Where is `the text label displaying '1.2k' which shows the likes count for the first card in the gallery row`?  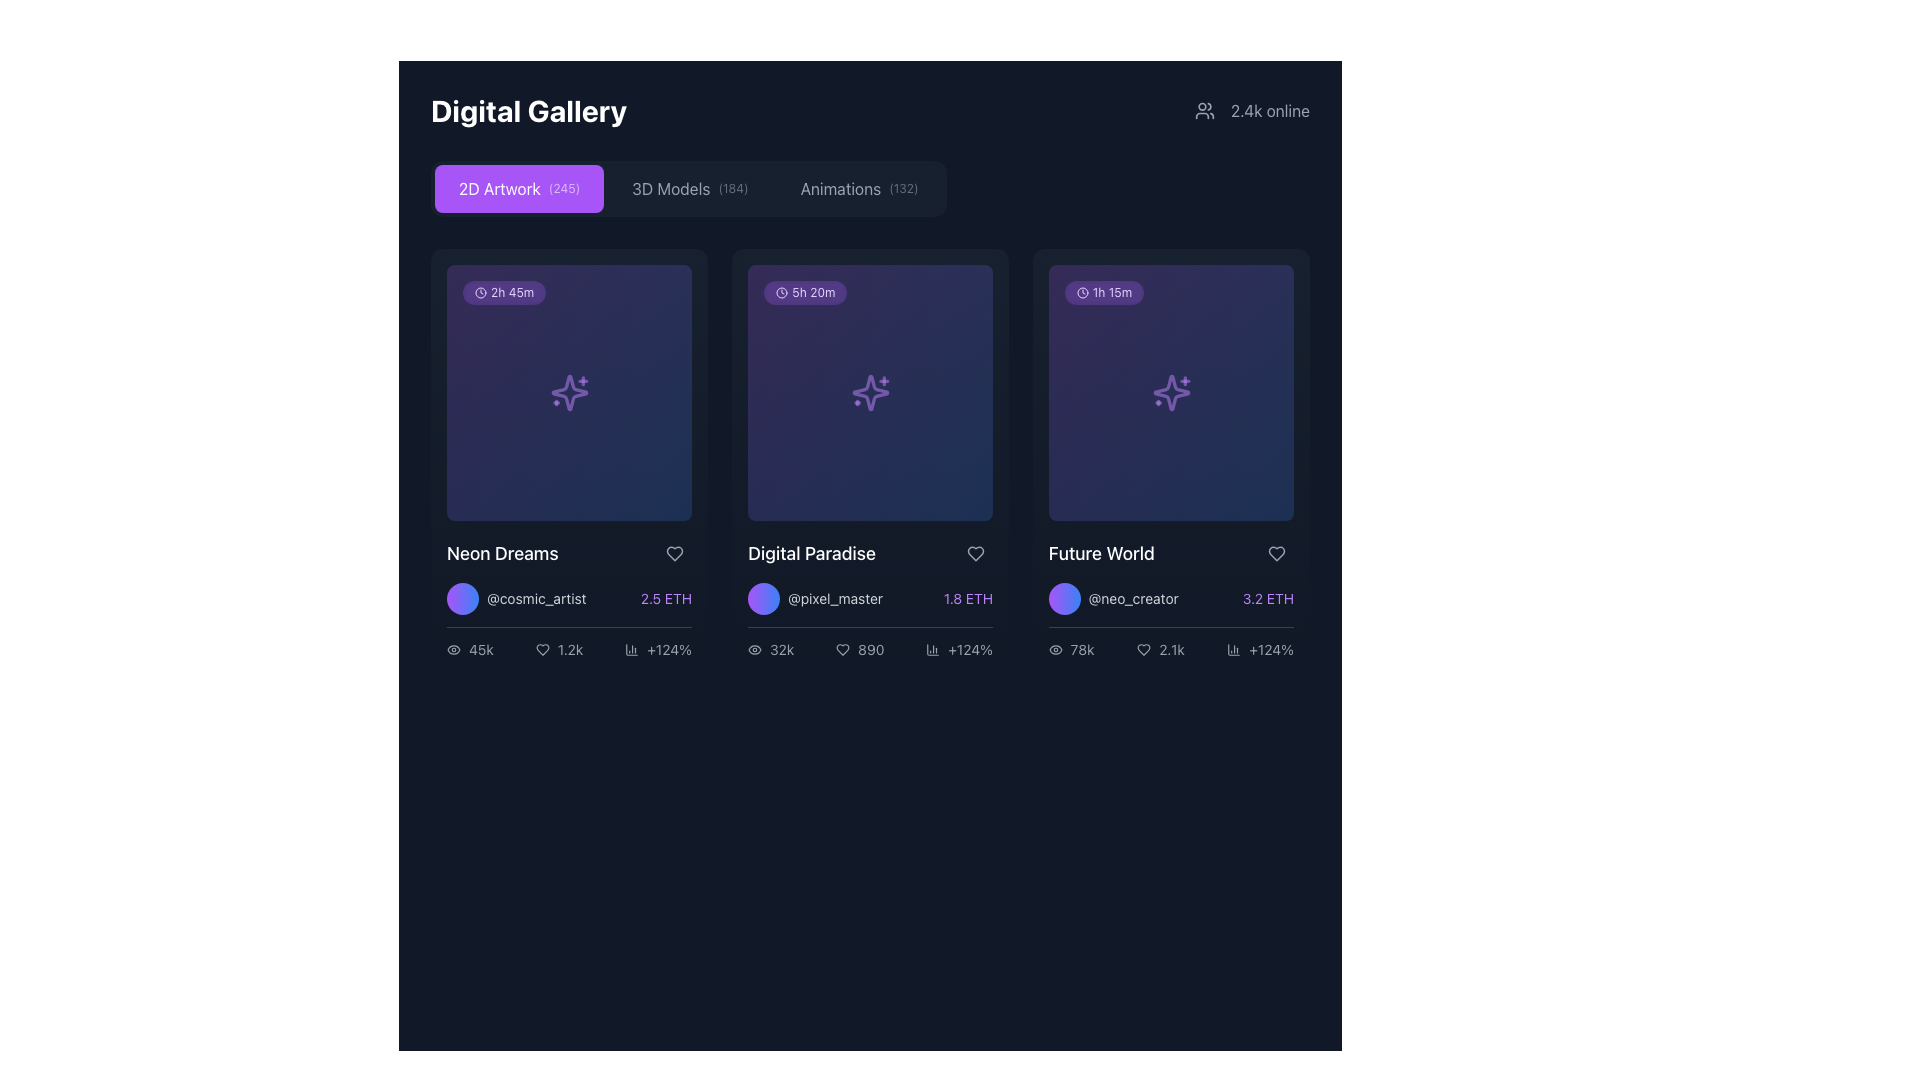
the text label displaying '1.2k' which shows the likes count for the first card in the gallery row is located at coordinates (569, 650).